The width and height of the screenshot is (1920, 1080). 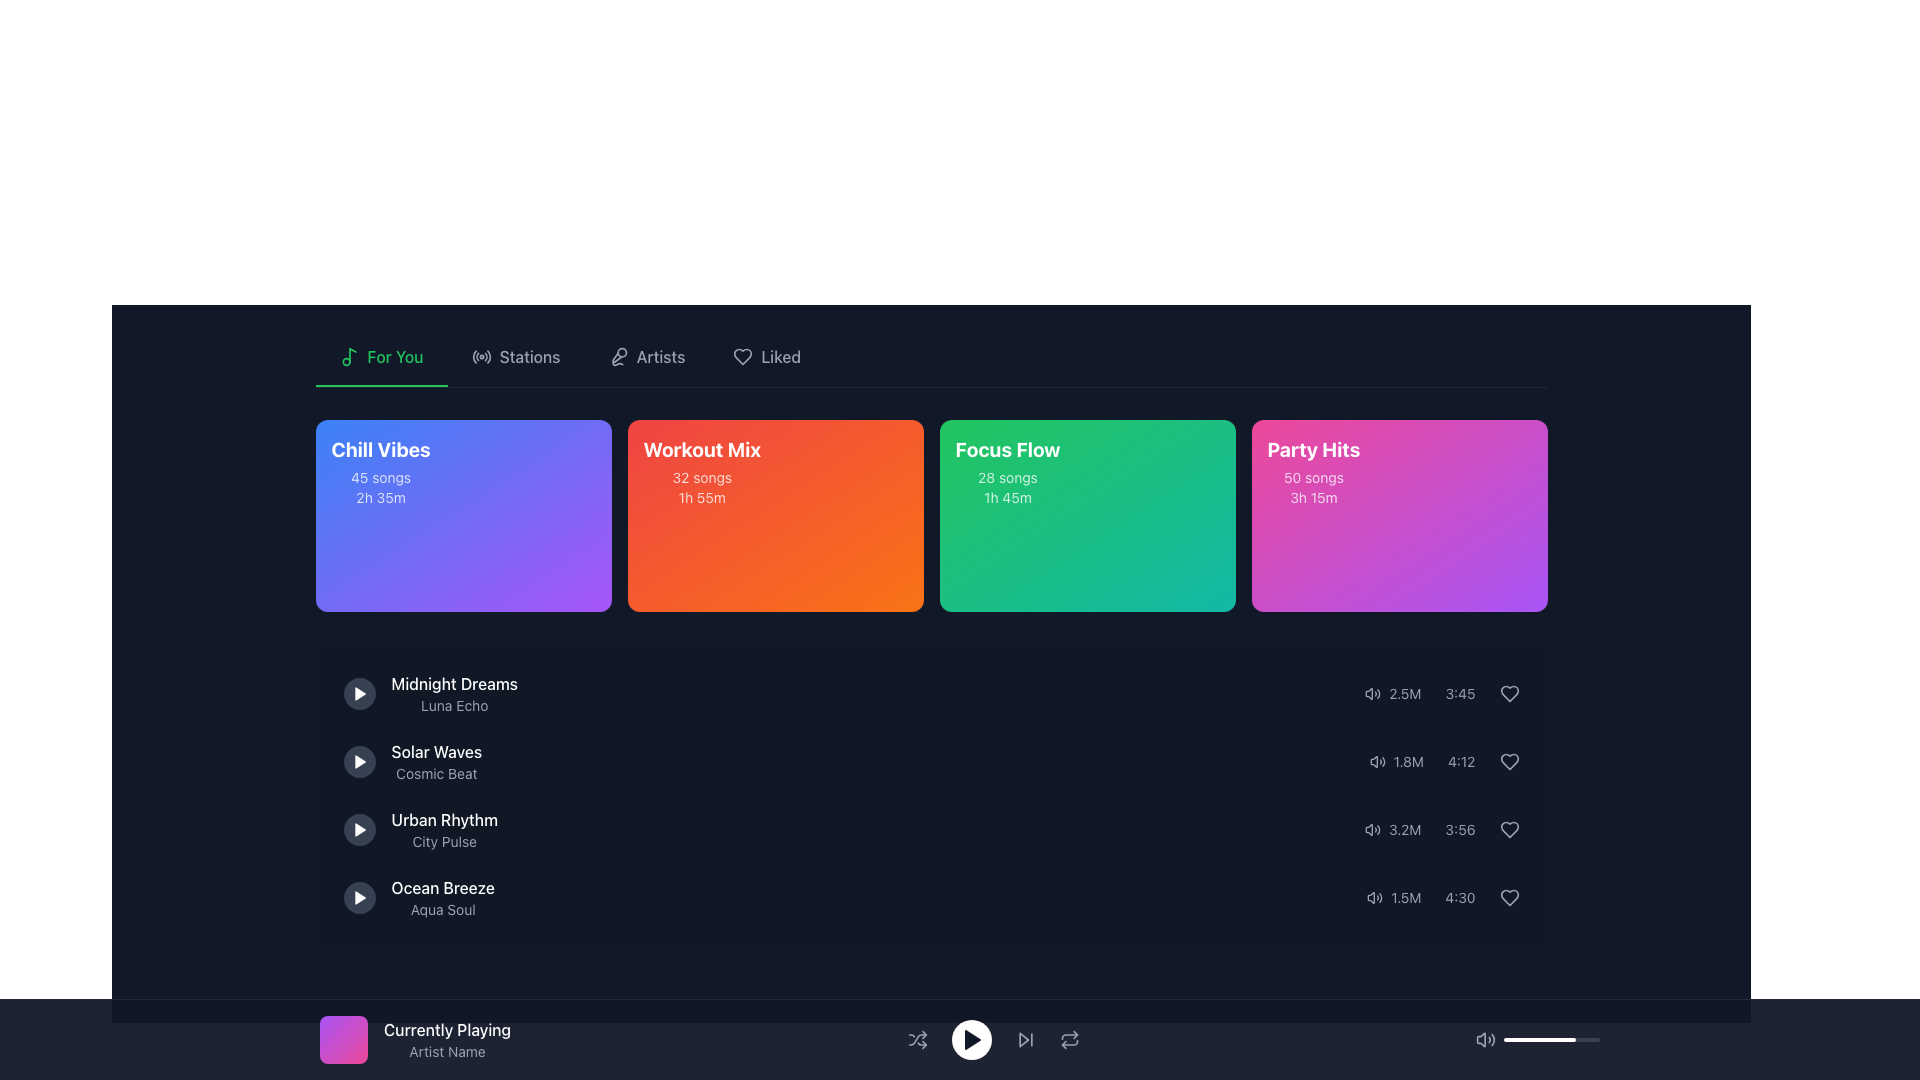 What do you see at coordinates (1086, 515) in the screenshot?
I see `the third interactive playlist card from the left in the grid layout` at bounding box center [1086, 515].